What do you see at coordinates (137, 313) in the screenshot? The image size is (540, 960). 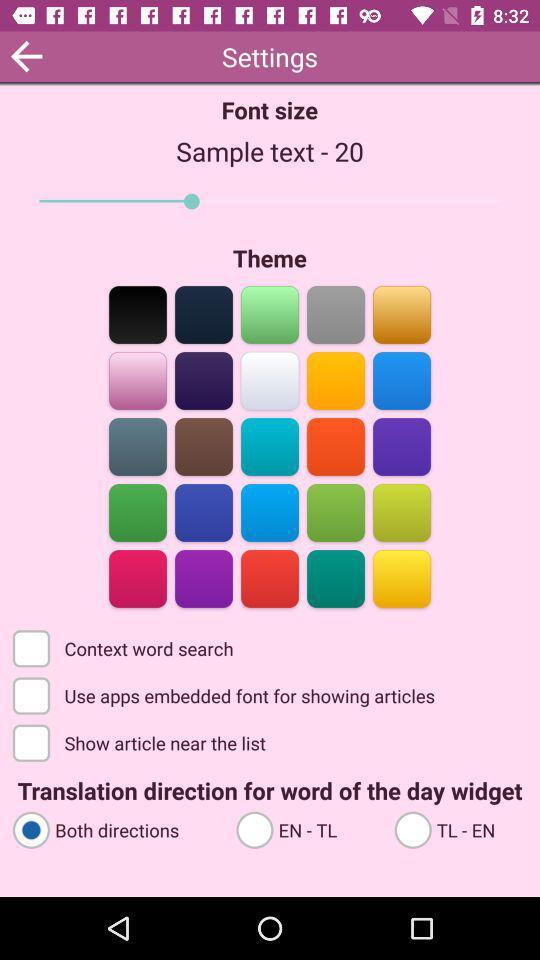 I see `set the theme to black` at bounding box center [137, 313].